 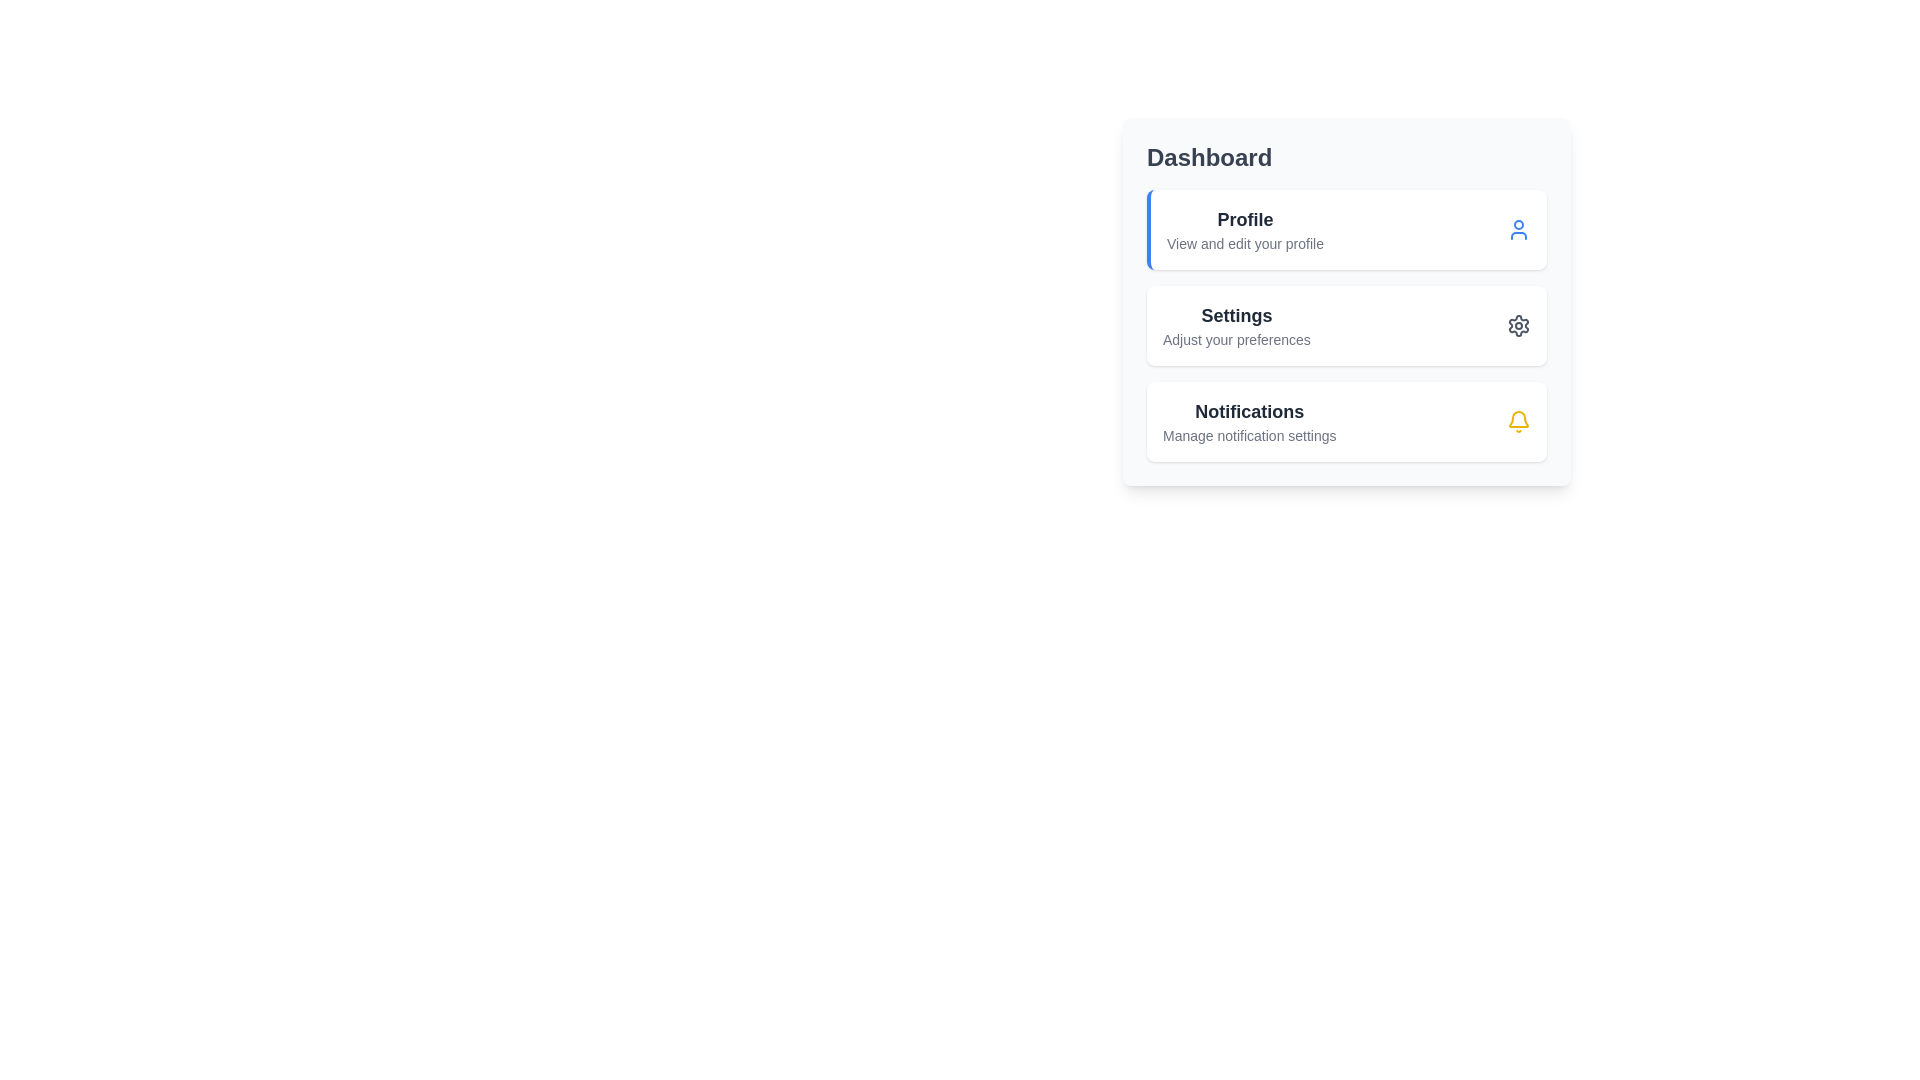 I want to click on the 'Profile' text element, which is bold, slightly larger, and dark gray, located in the 'Dashboard' section under a description line, aligned to the left, so click(x=1244, y=219).